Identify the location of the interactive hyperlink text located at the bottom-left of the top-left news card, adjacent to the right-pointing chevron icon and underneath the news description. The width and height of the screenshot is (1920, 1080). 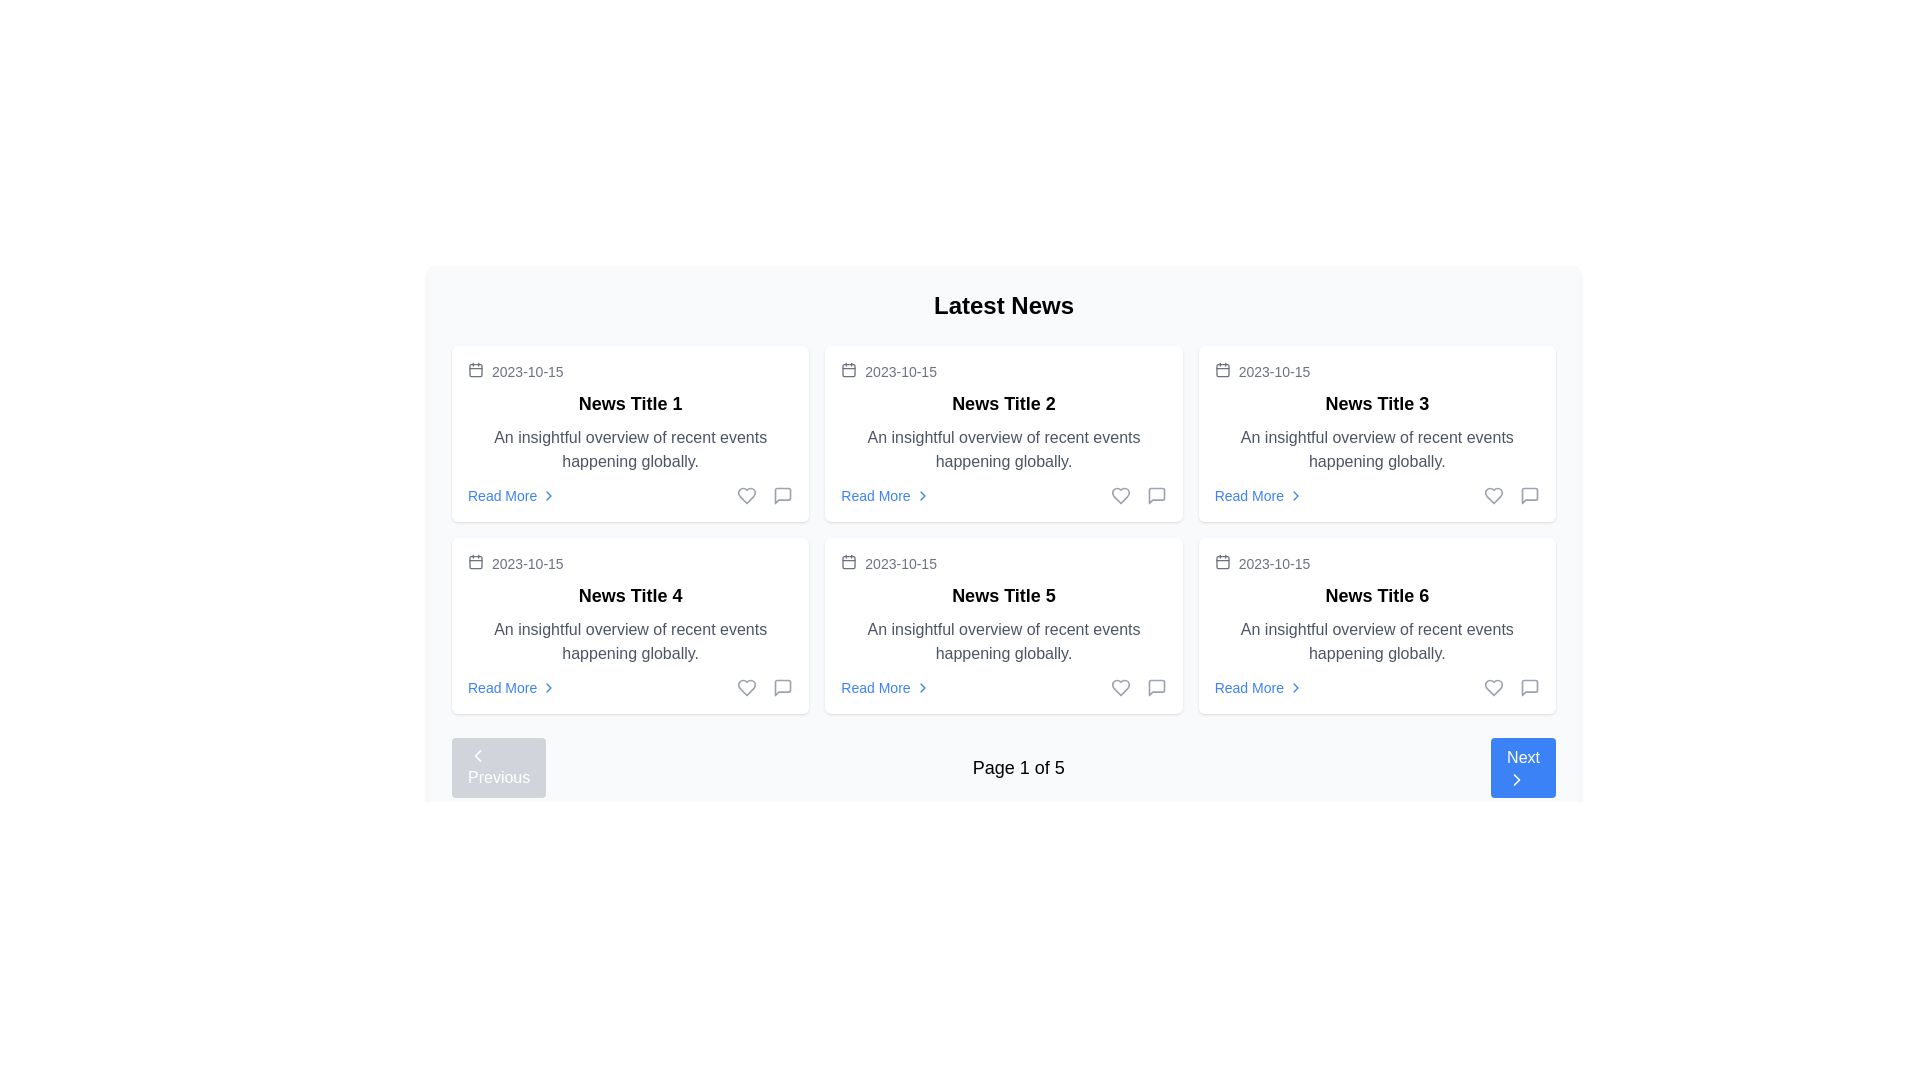
(502, 495).